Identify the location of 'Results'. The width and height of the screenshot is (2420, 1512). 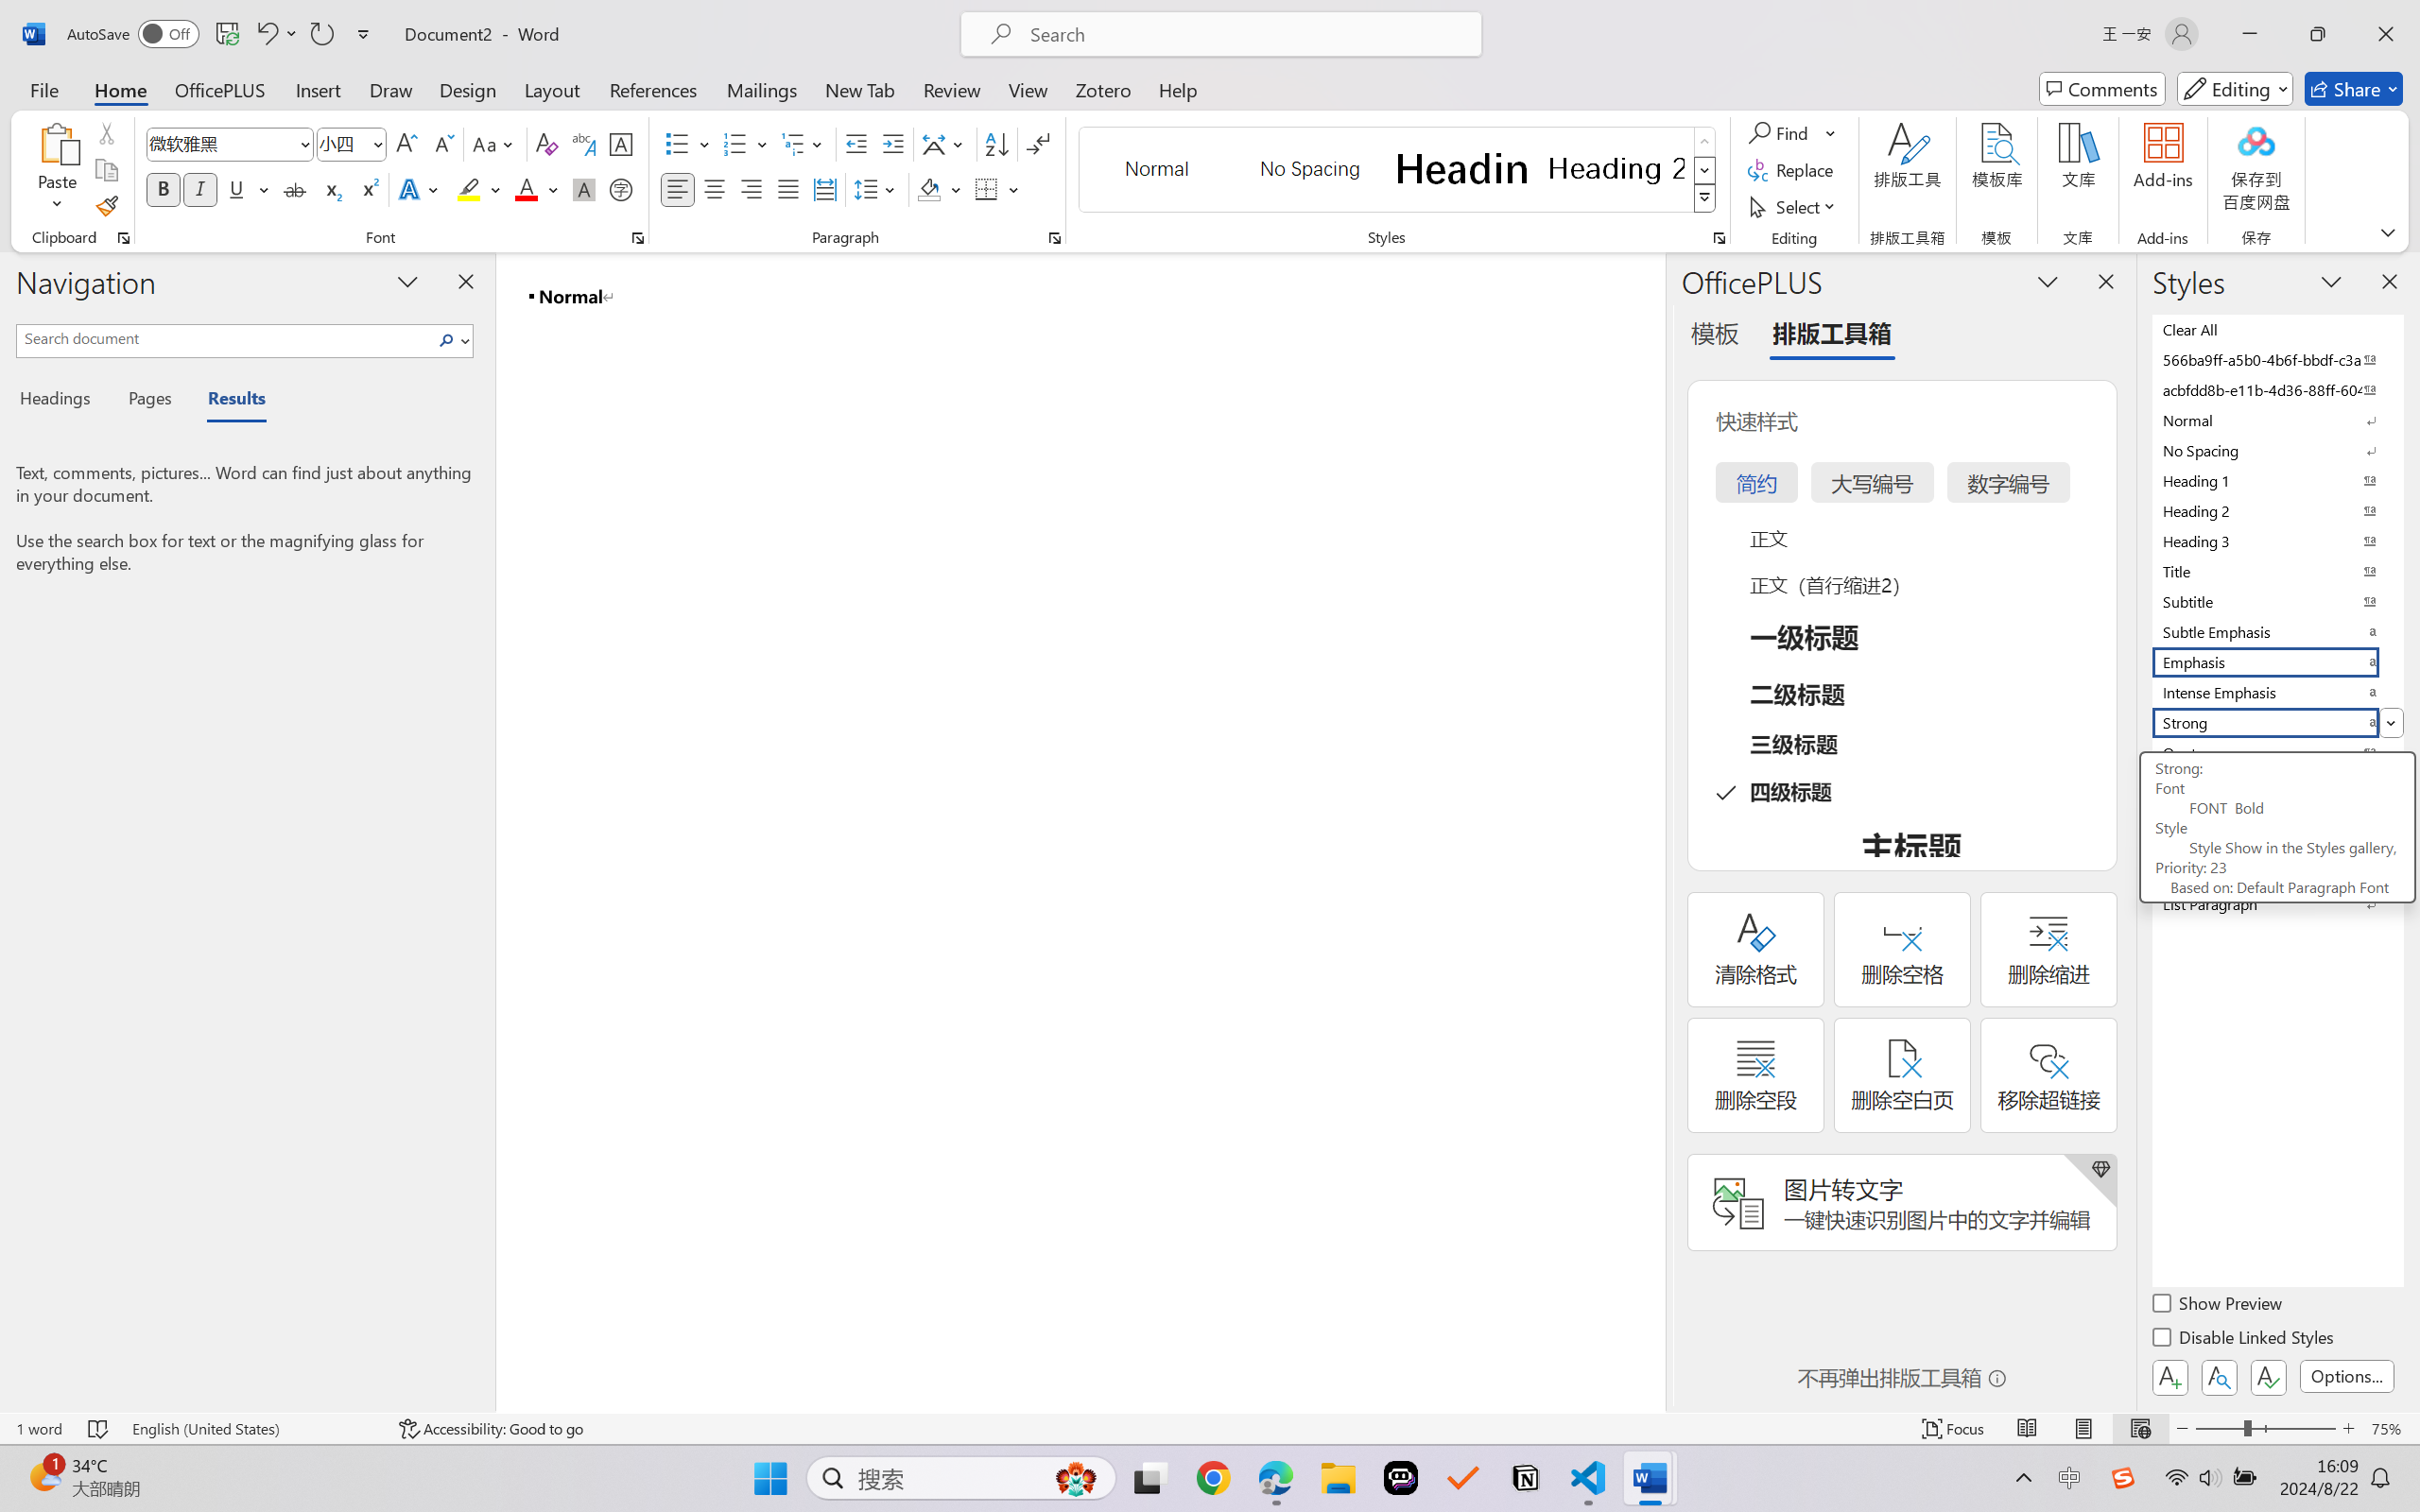
(226, 401).